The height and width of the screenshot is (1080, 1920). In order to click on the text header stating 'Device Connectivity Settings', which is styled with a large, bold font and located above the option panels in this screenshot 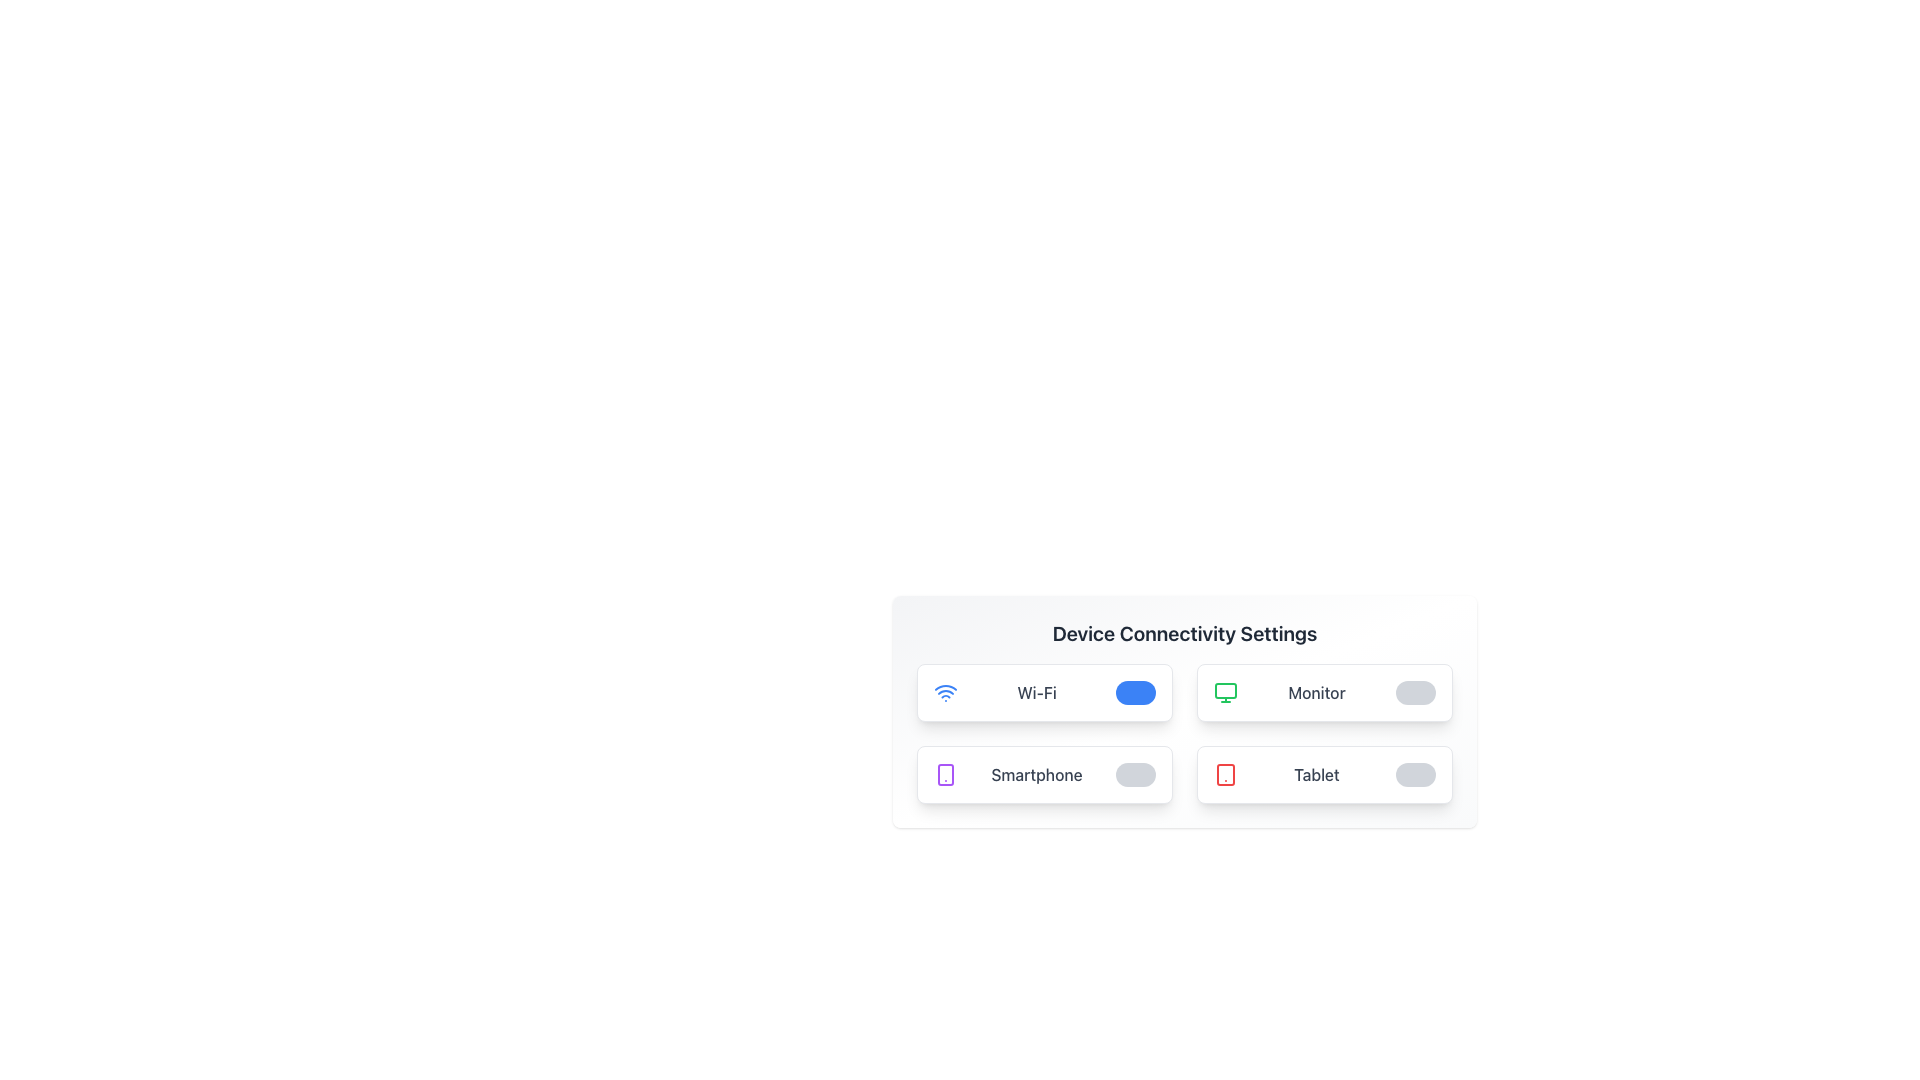, I will do `click(1185, 633)`.